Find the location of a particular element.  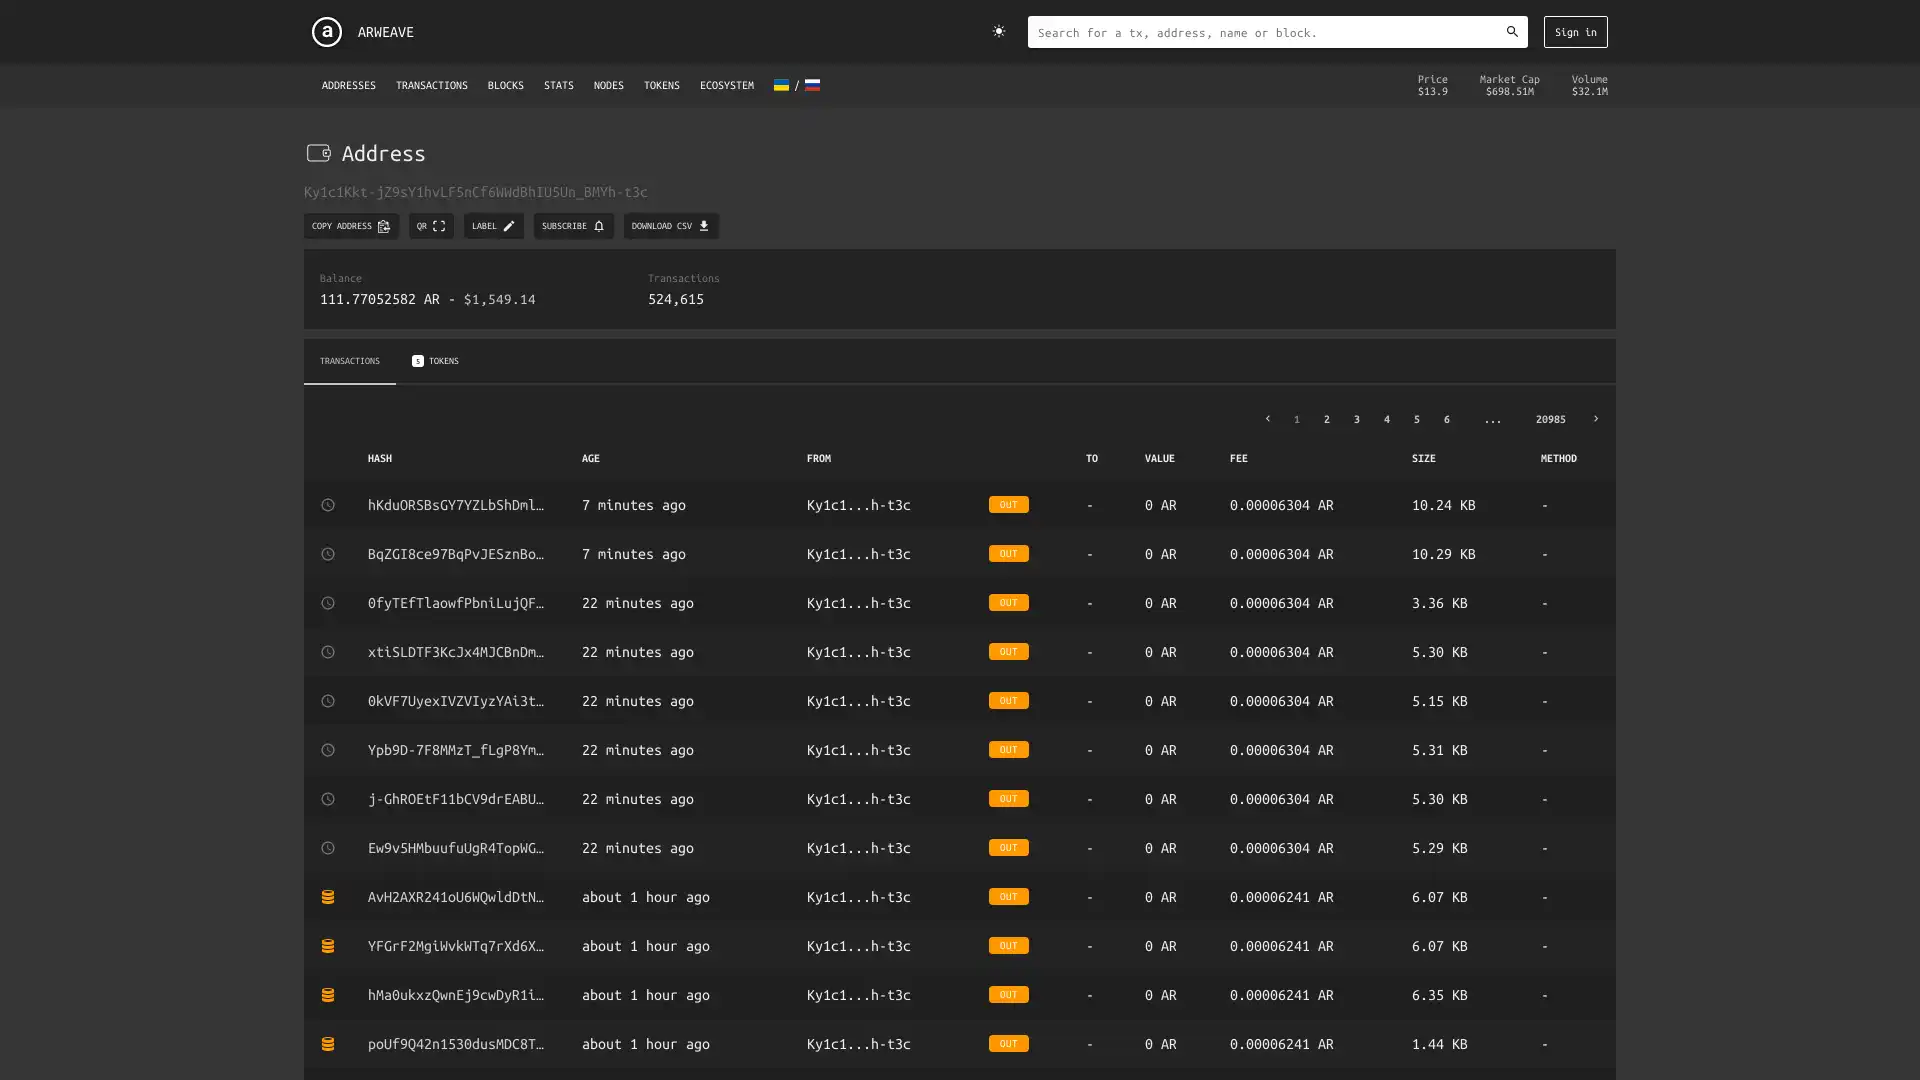

Page 20985 is located at coordinates (1549, 416).